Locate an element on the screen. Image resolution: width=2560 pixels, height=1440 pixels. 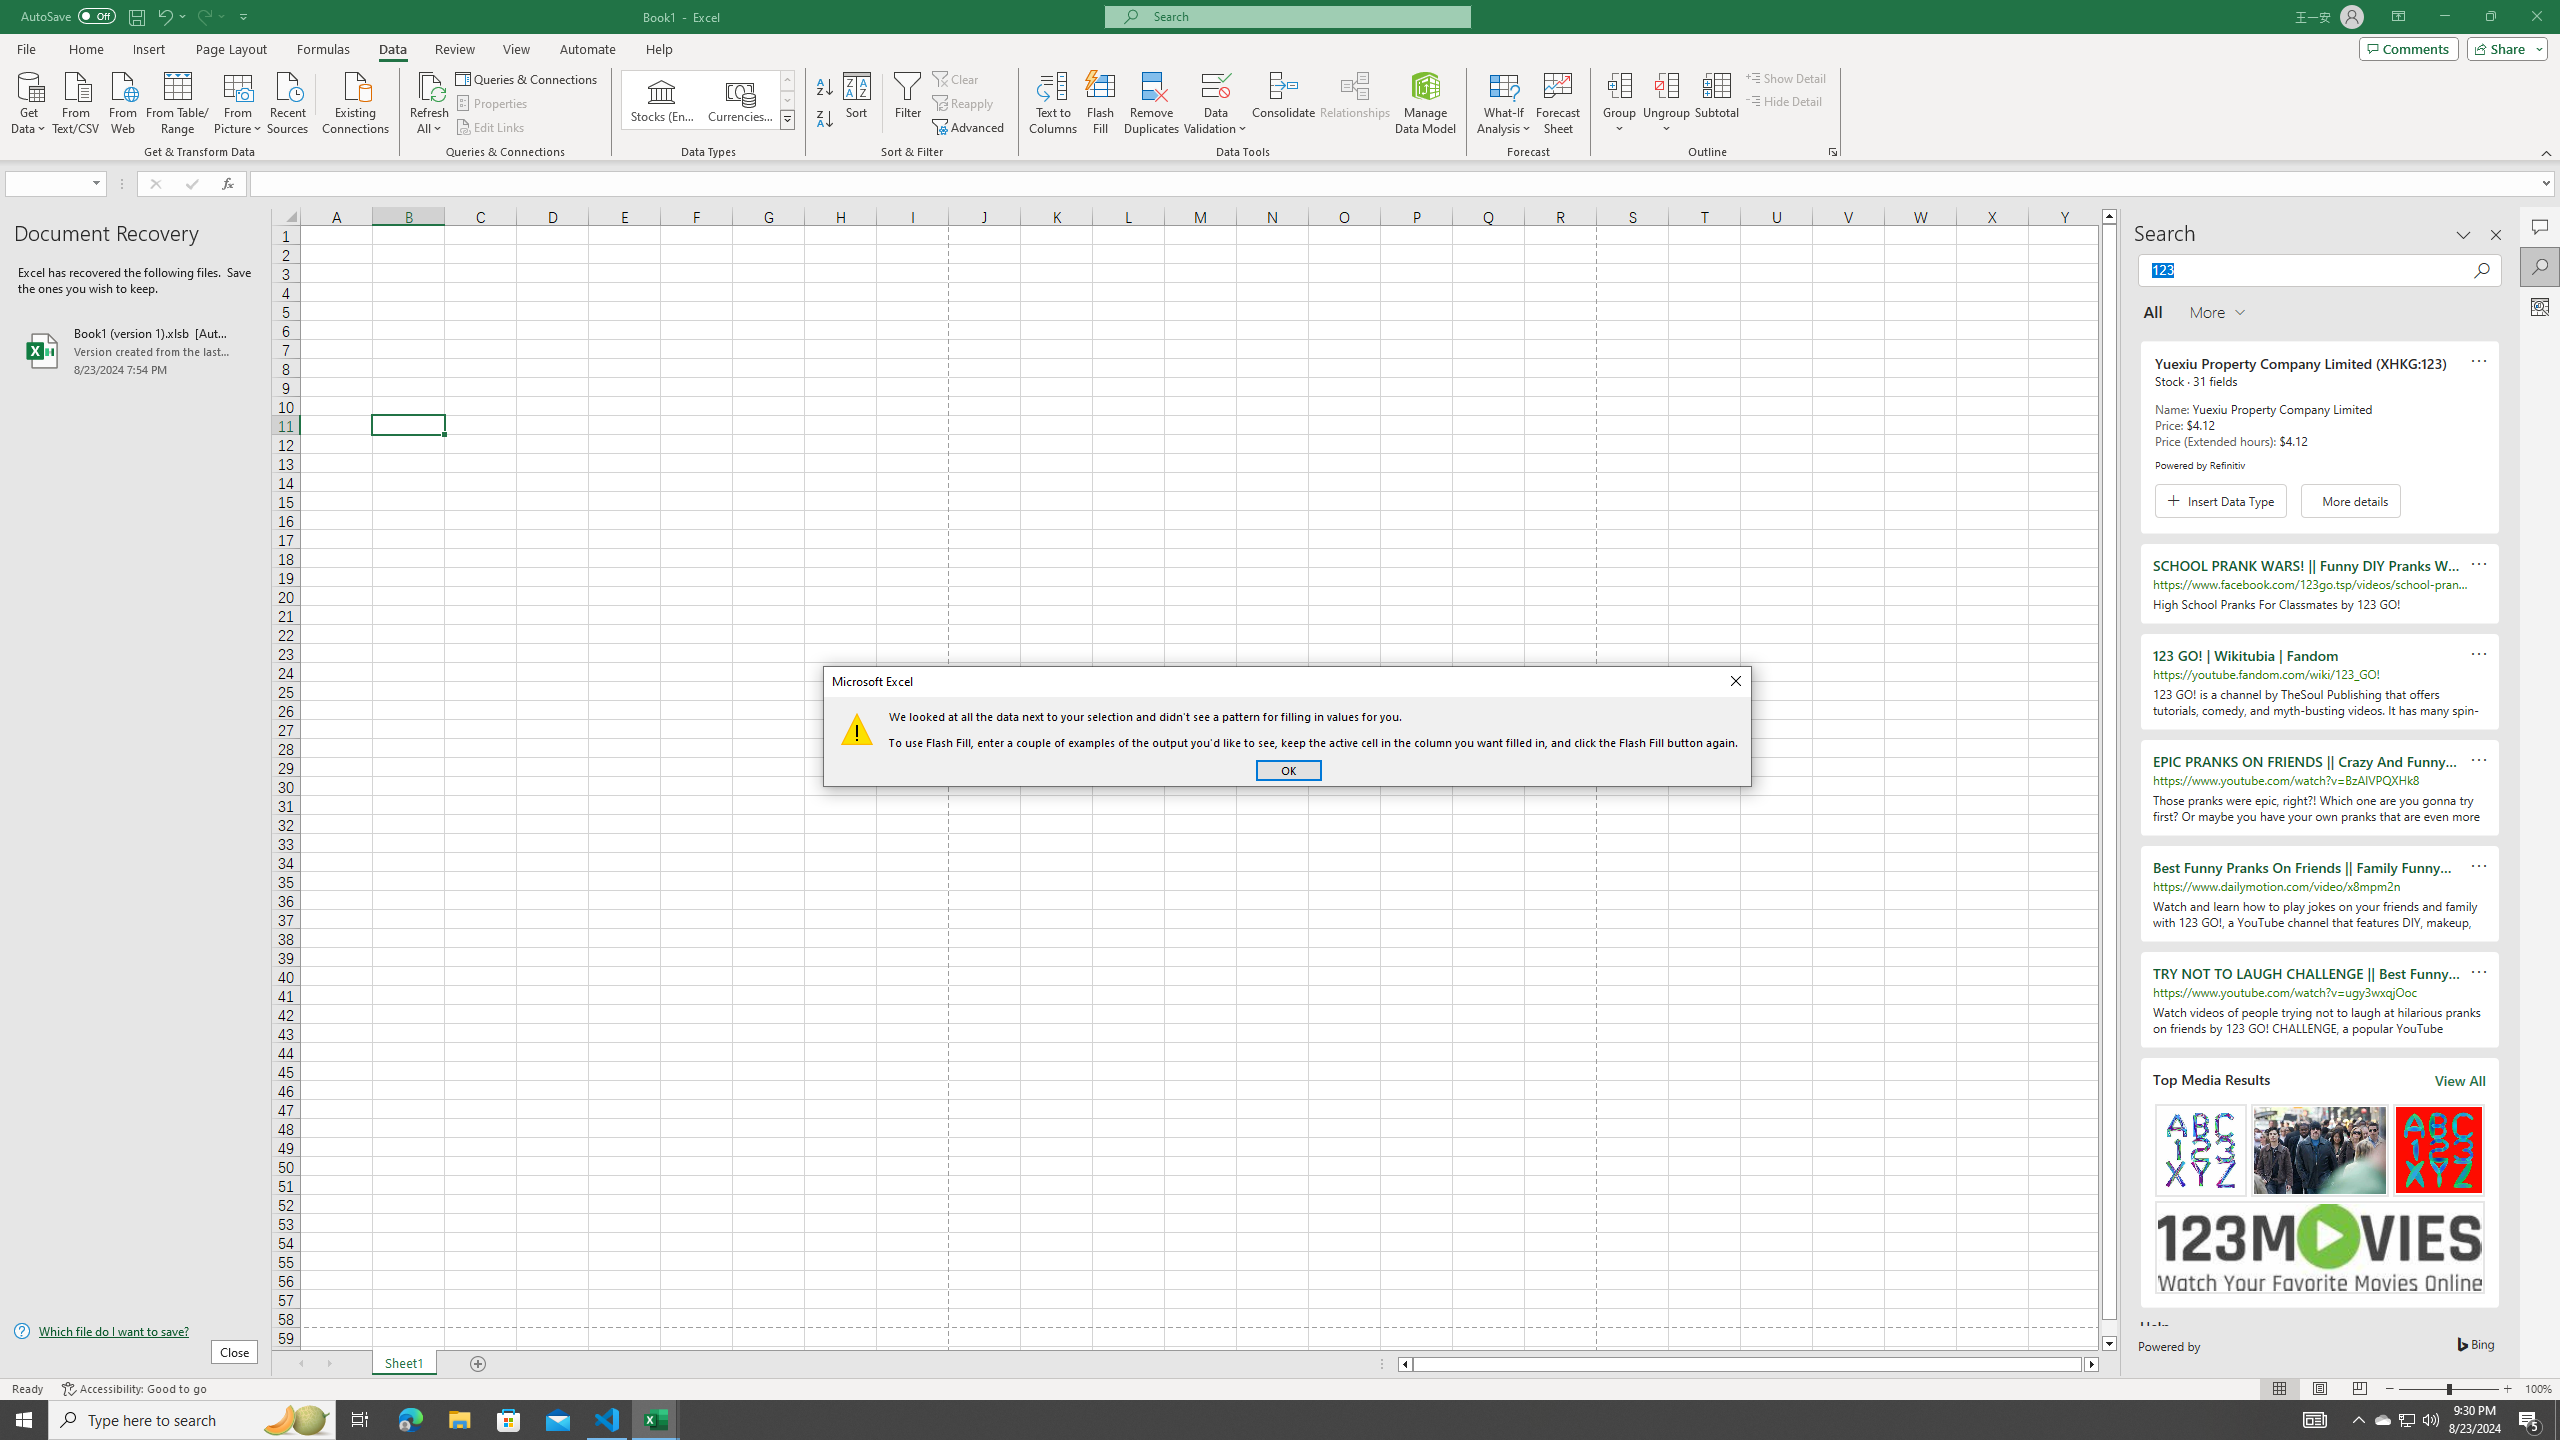
'Action Center, 5 new notifications' is located at coordinates (2530, 1418).